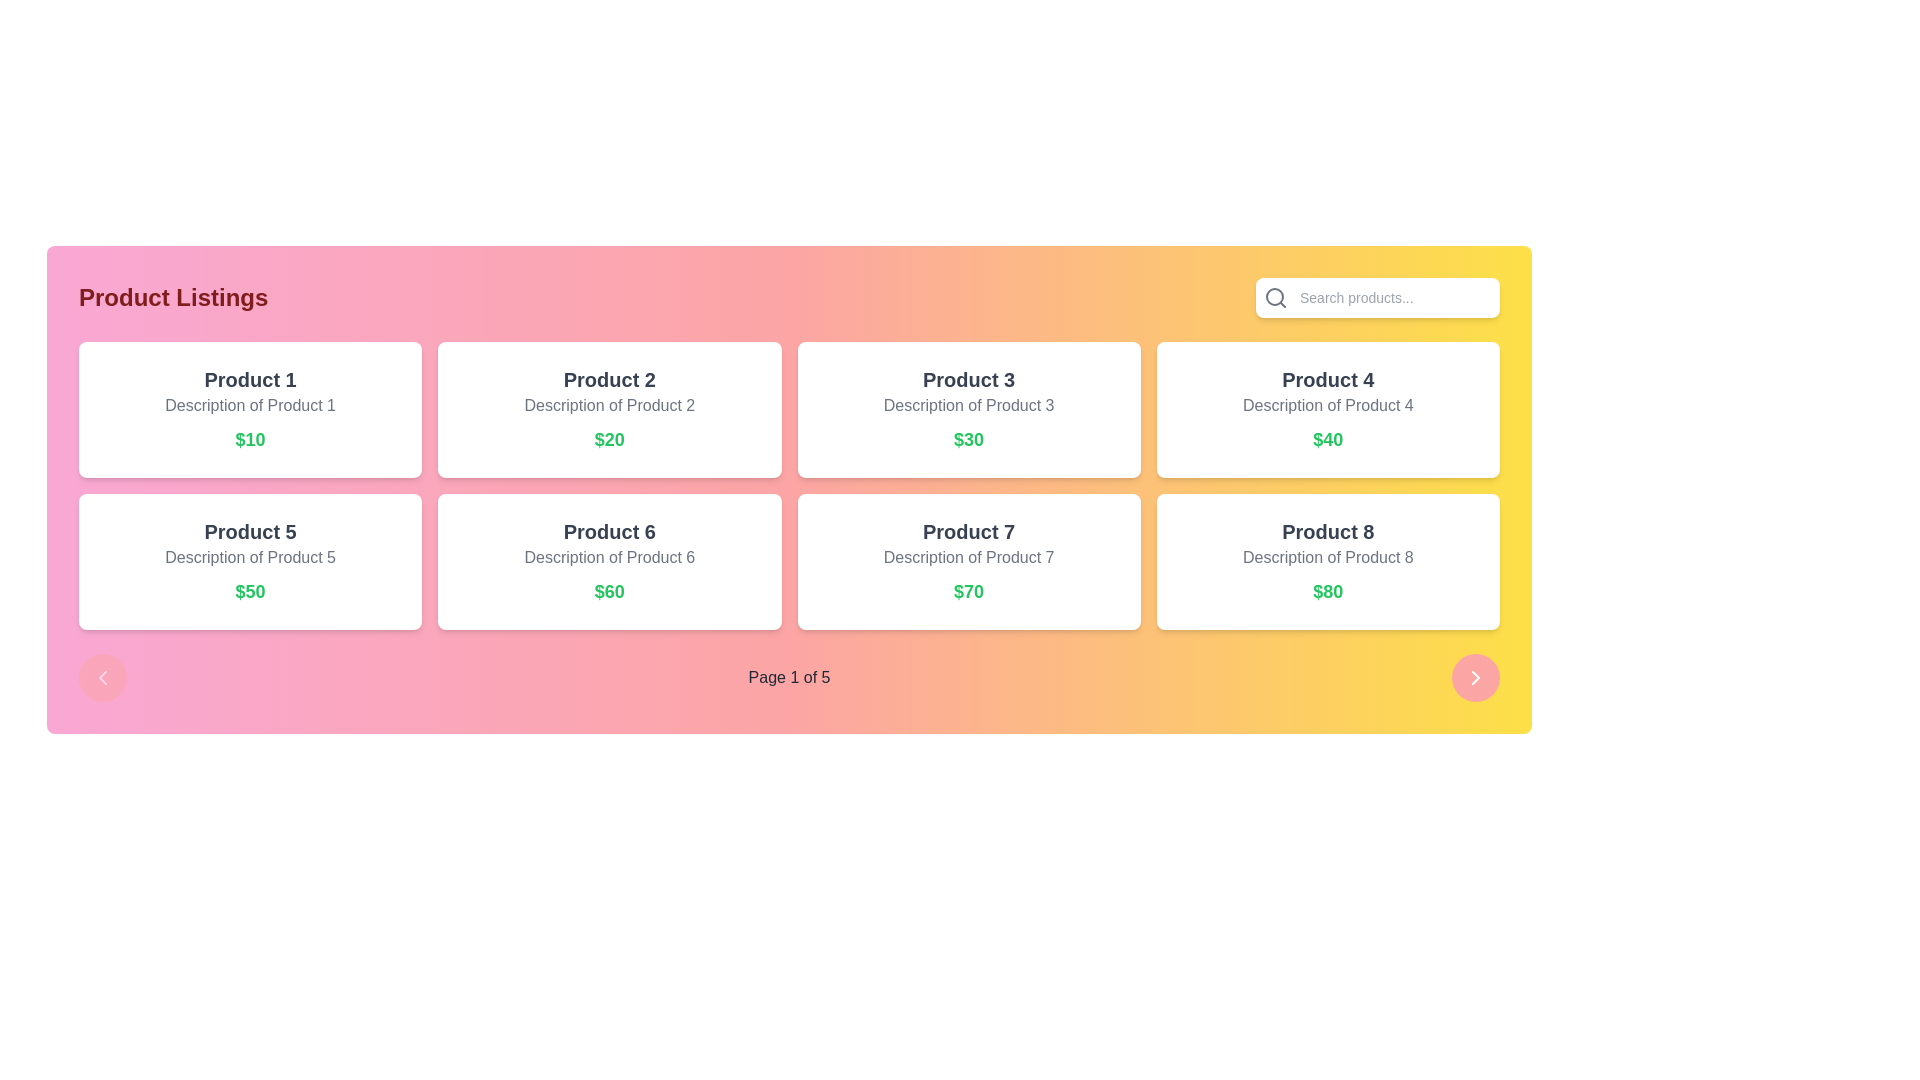 The image size is (1920, 1080). Describe the element at coordinates (1328, 562) in the screenshot. I see `the product card titled 'Product 8' with a white background and green bold price '$80', located at the bottom right of the grid layout` at that location.